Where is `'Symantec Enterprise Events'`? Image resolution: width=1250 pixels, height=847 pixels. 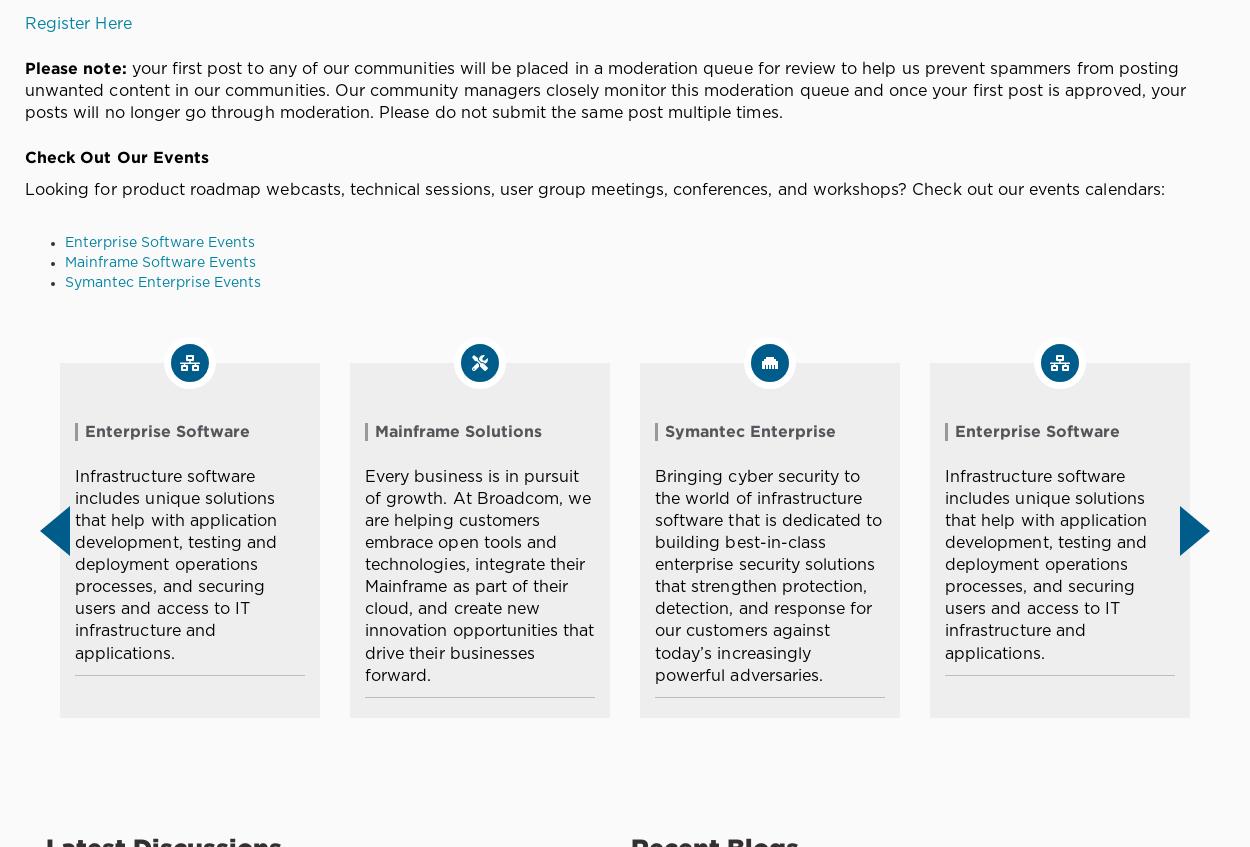 'Symantec Enterprise Events' is located at coordinates (64, 281).